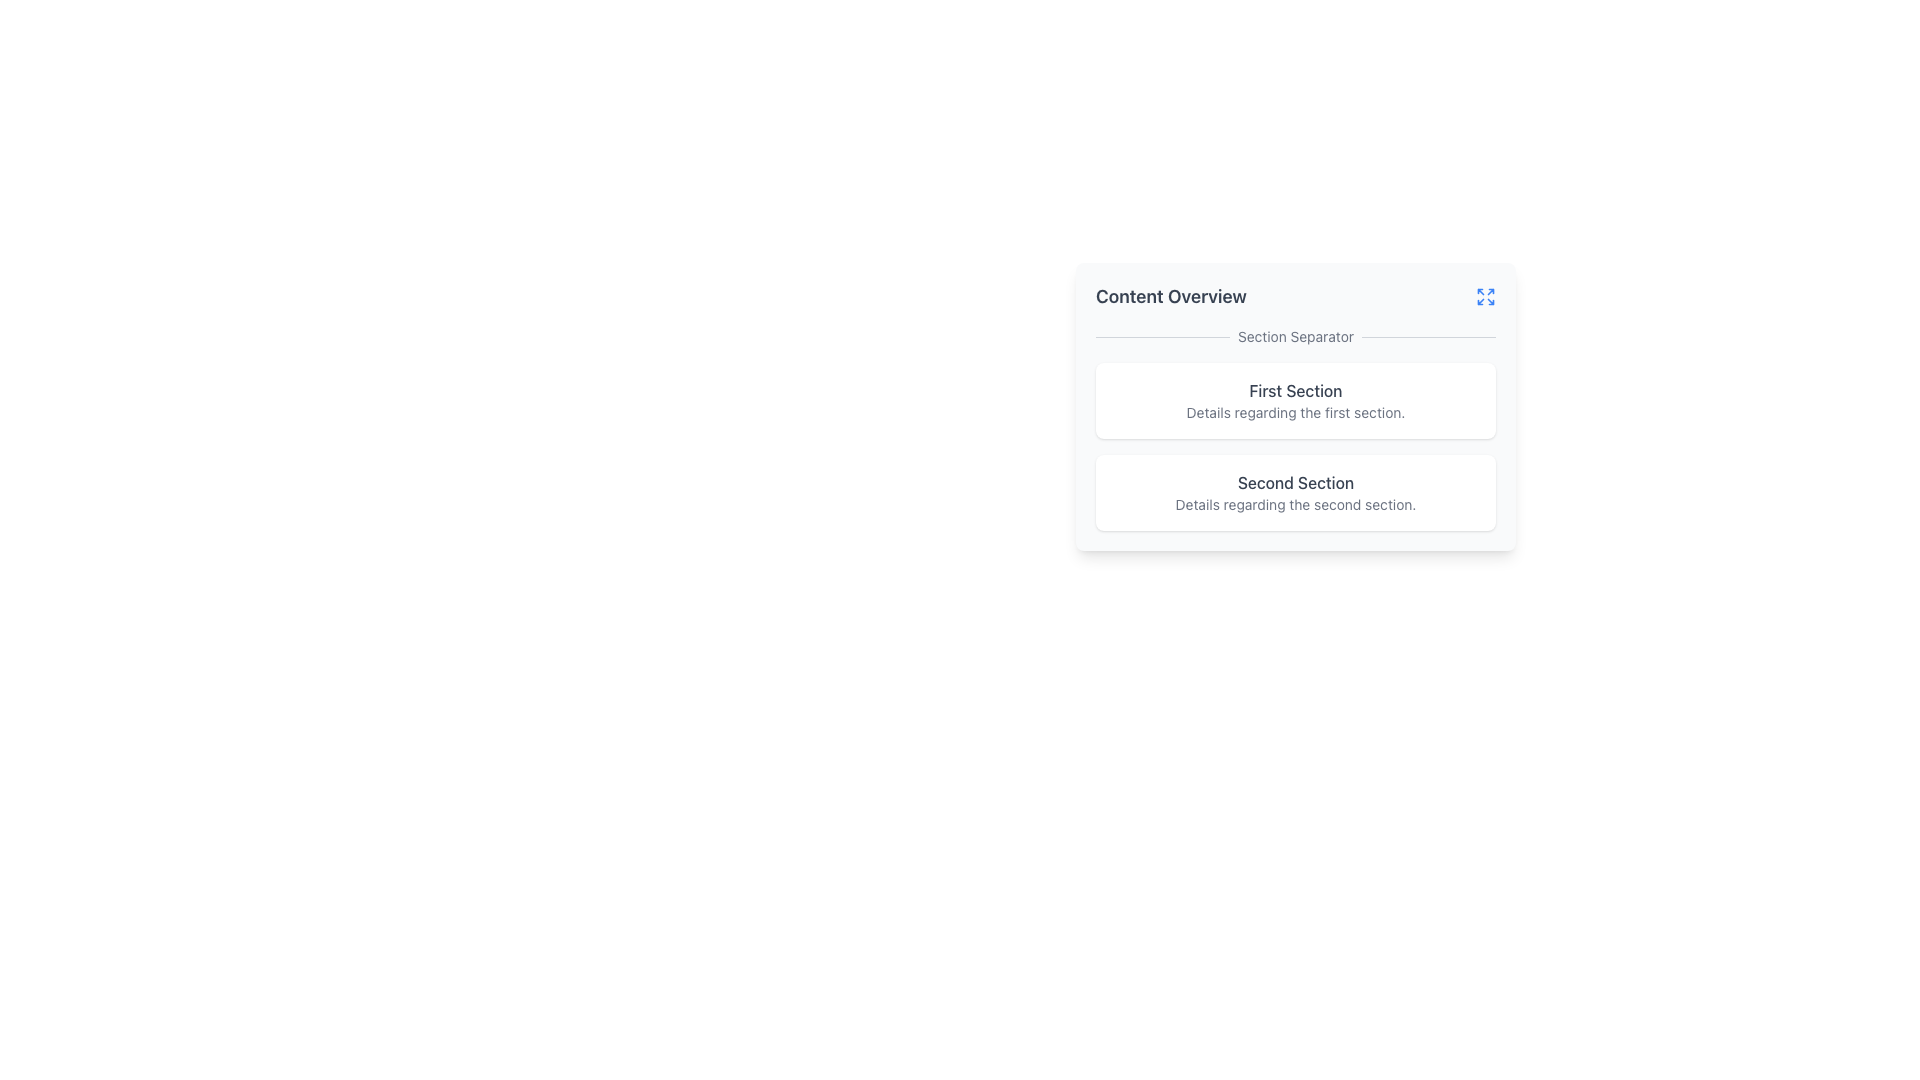 The width and height of the screenshot is (1920, 1080). Describe the element at coordinates (1296, 482) in the screenshot. I see `the static text label 'Second Section' which serves as the header for the second section in the 'Content Overview' panel` at that location.